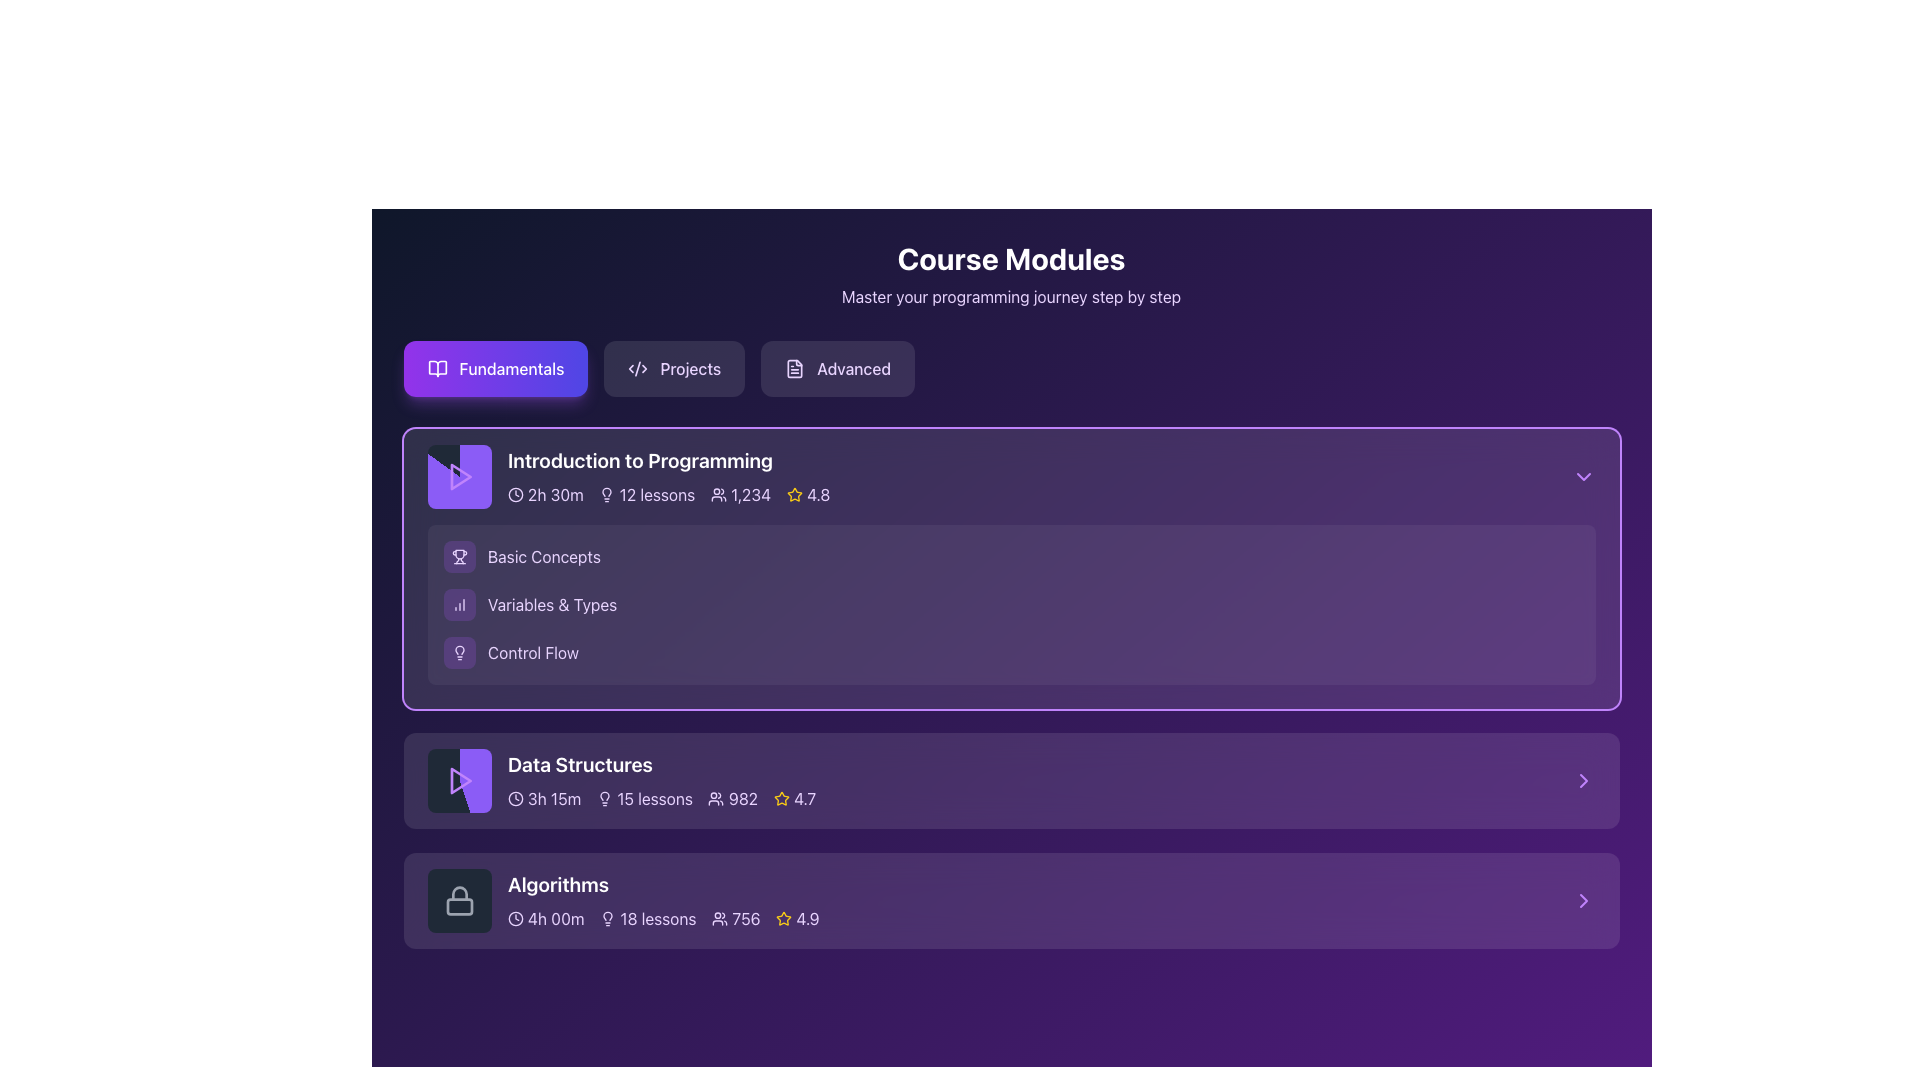 The image size is (1920, 1080). What do you see at coordinates (668, 461) in the screenshot?
I see `the course module title text label located at the center-top of the course card in the 'Fundamentals' tab to copy its text` at bounding box center [668, 461].